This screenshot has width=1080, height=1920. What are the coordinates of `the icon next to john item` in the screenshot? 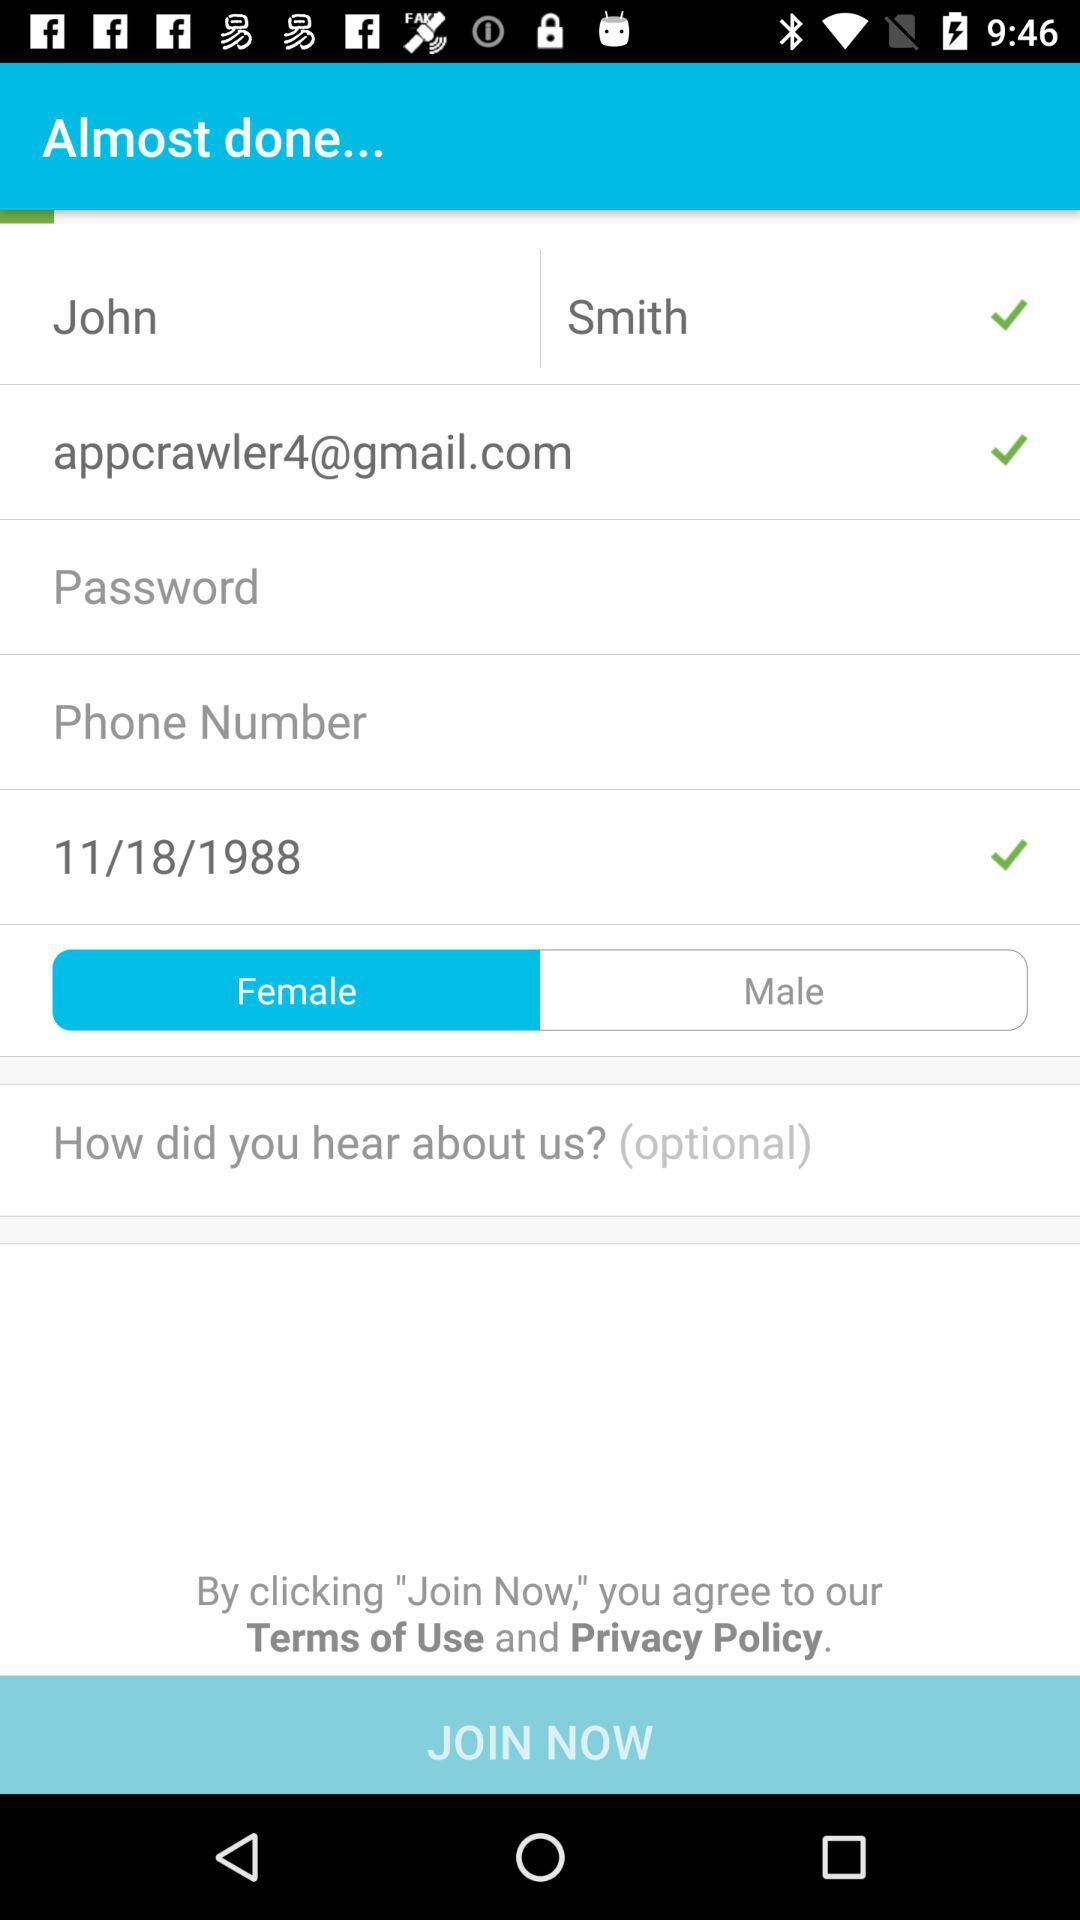 It's located at (796, 314).